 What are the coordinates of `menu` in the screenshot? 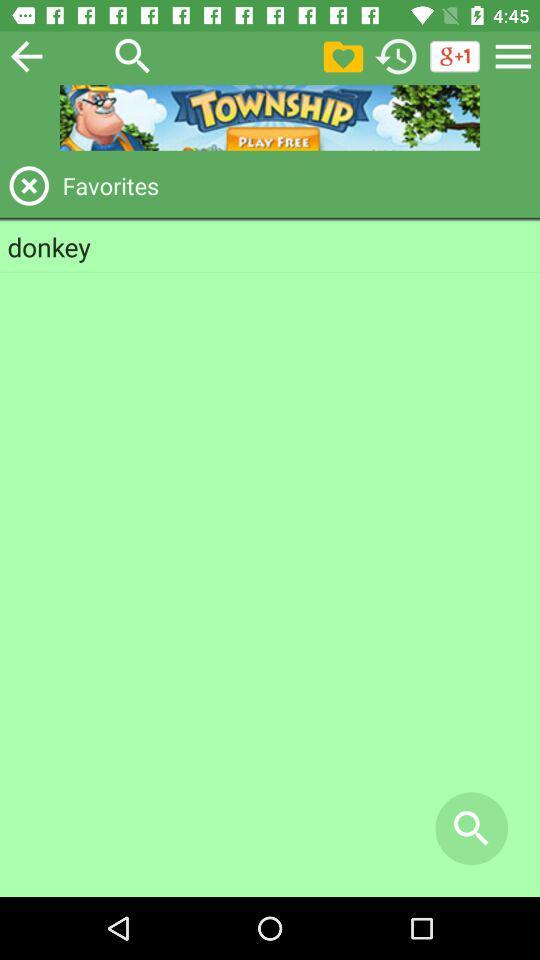 It's located at (513, 55).